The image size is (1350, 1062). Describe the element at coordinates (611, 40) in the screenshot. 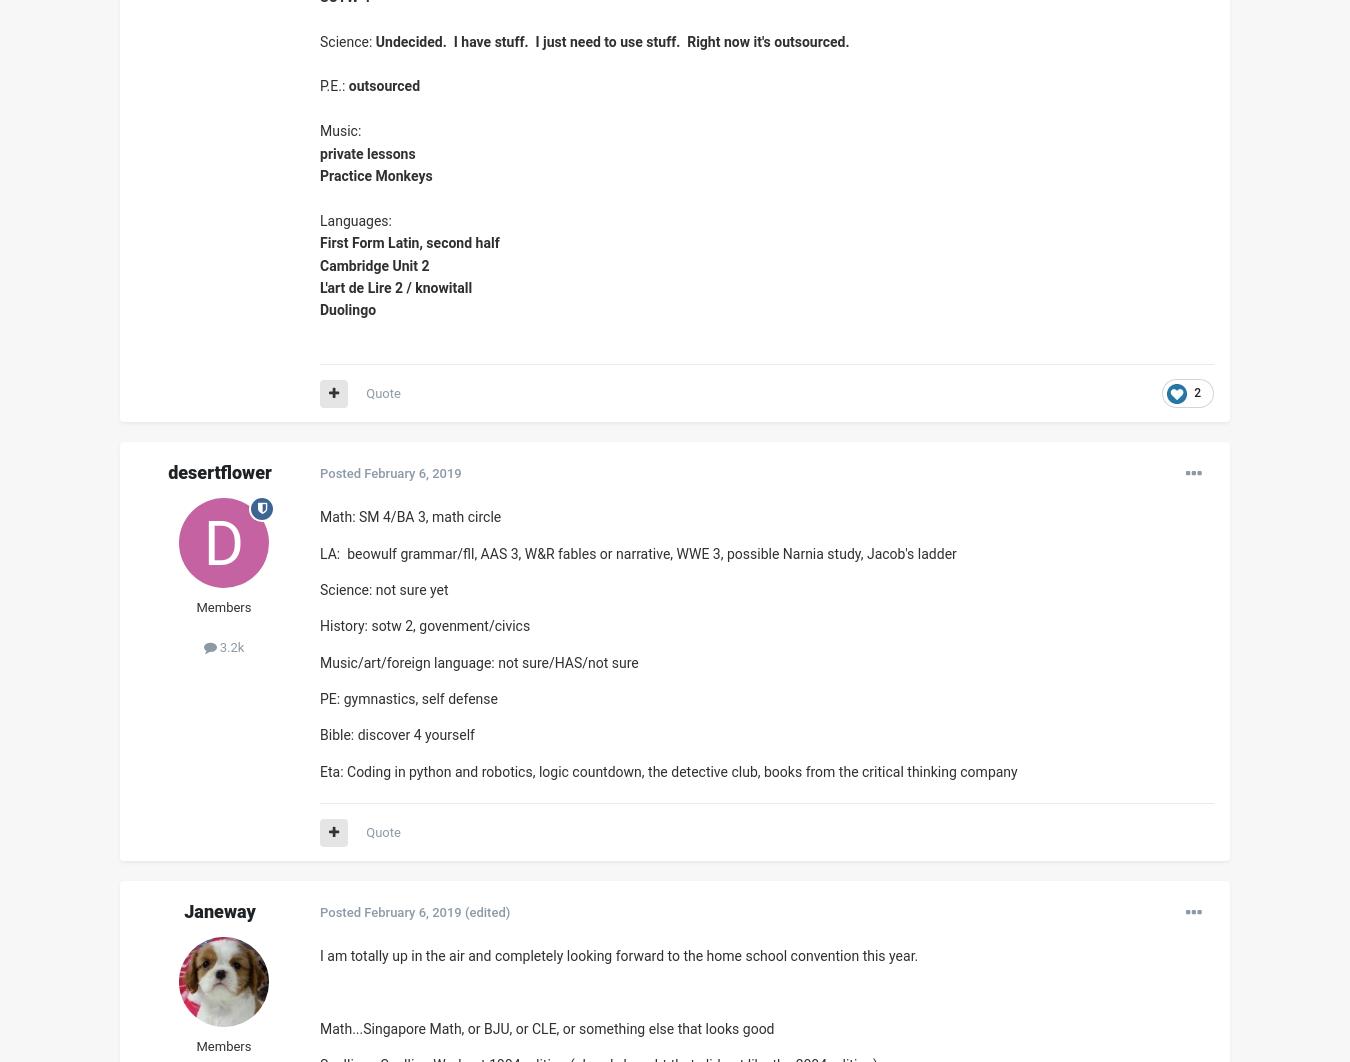

I see `'Undecided.  I have stuff.  I just need to use stuff.  Right now it's outsourced.'` at that location.